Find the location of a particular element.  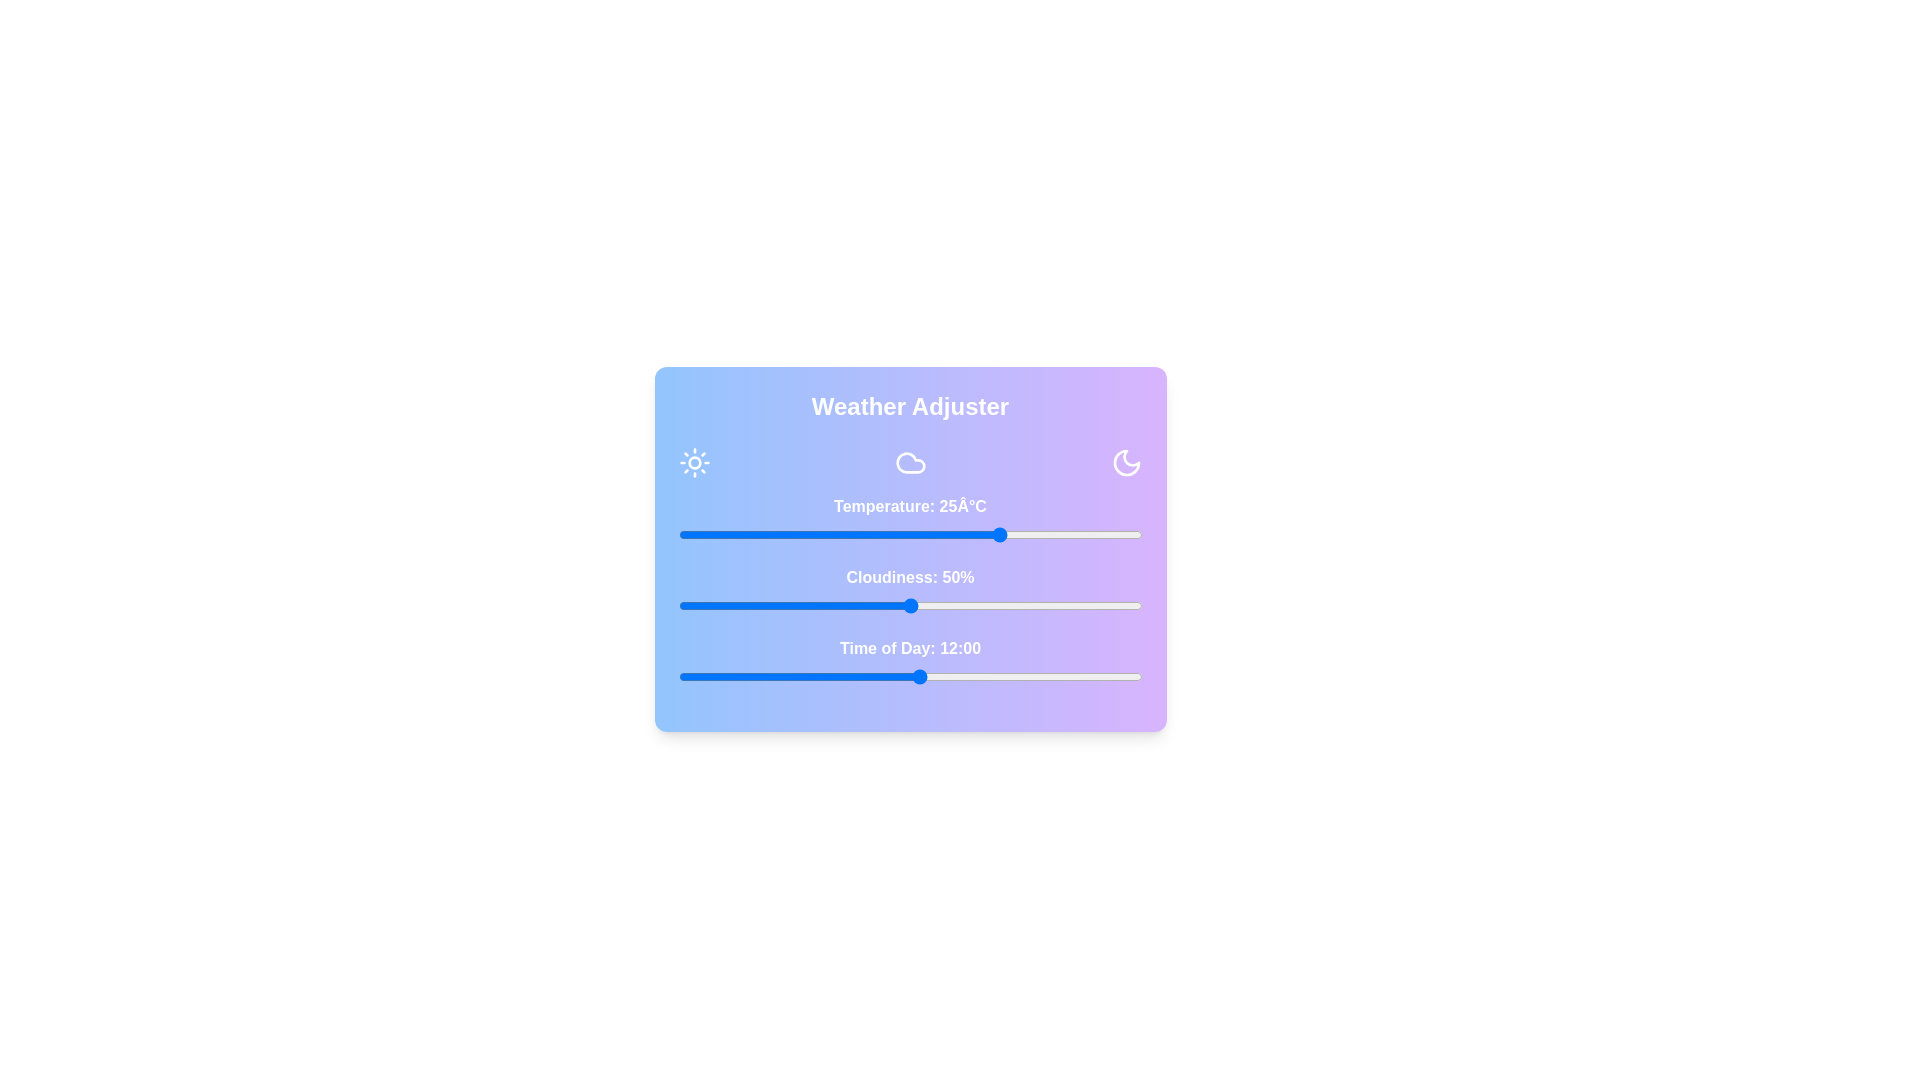

the crescent moon icon located in the top-right corner of the main card, adjacent to the title 'Weather Adjuster' is located at coordinates (1126, 462).